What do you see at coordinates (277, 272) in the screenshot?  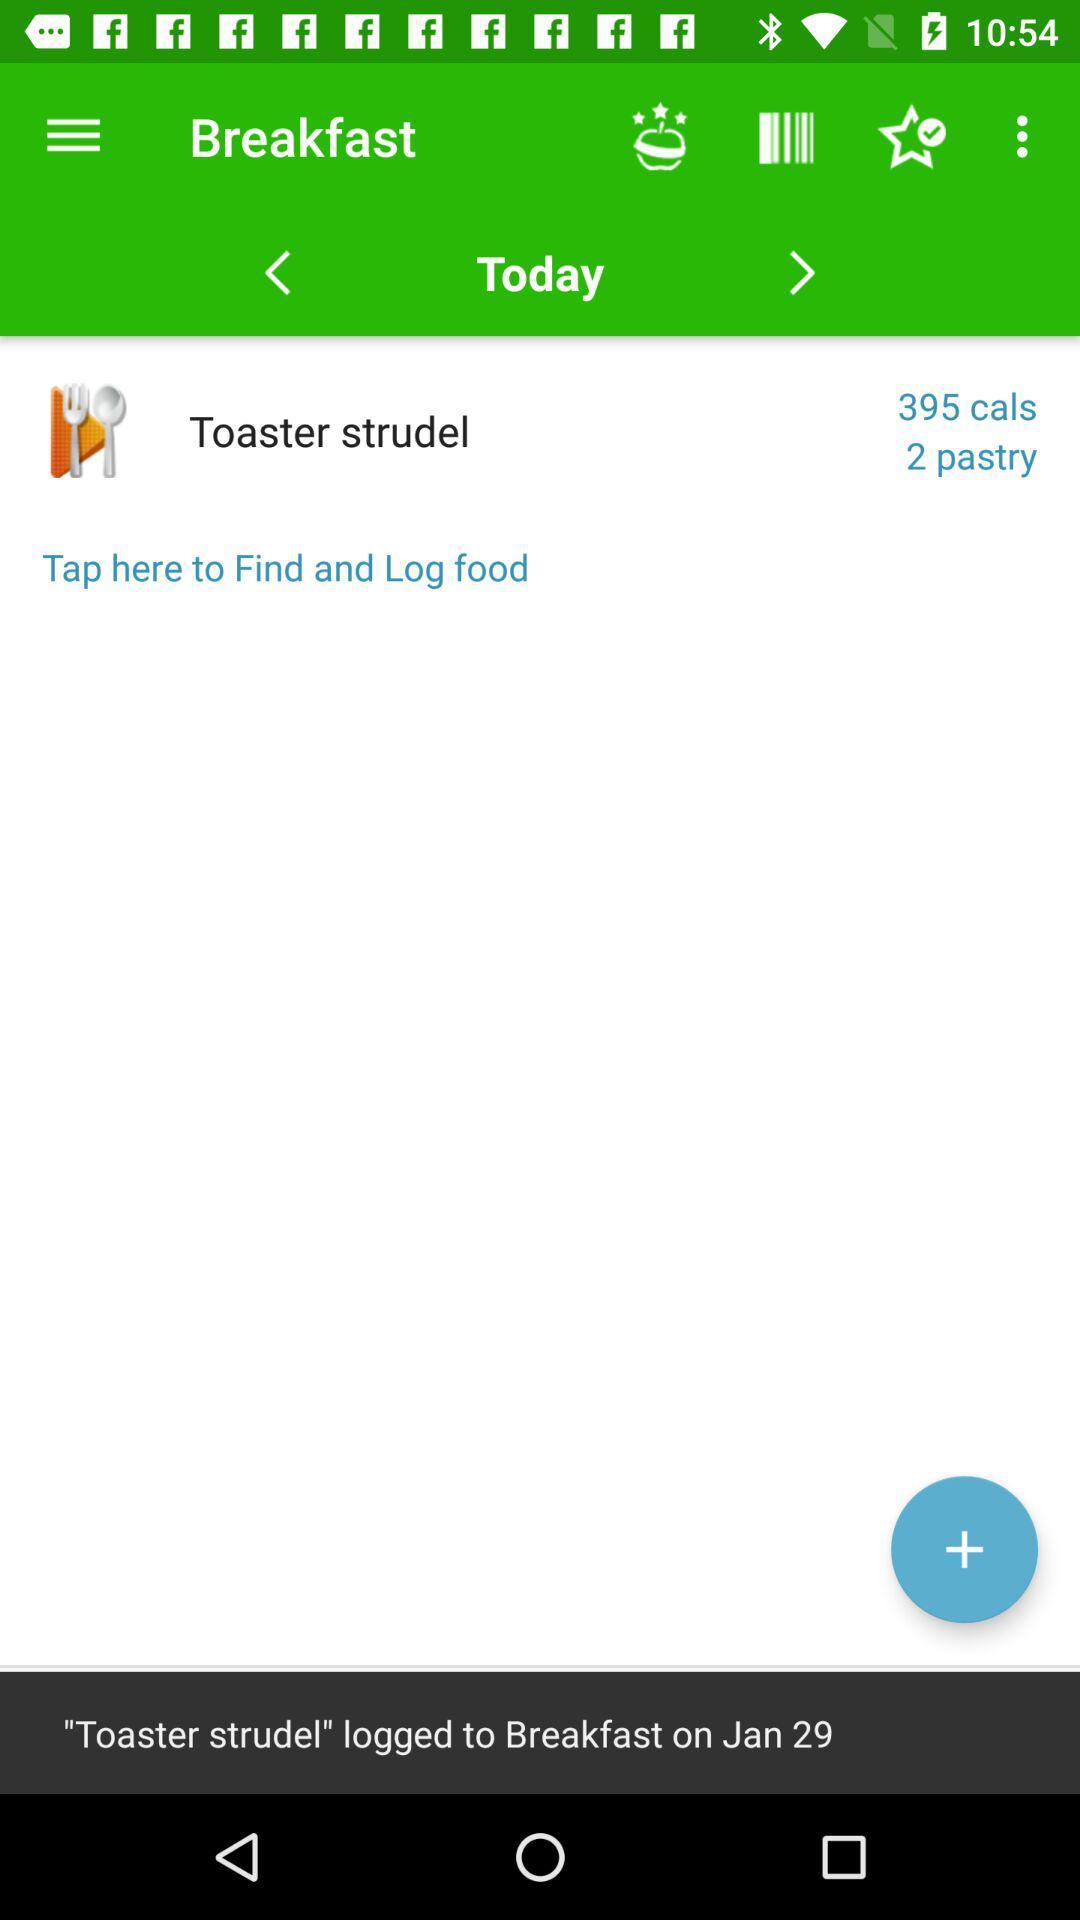 I see `the arrow_backward icon` at bounding box center [277, 272].